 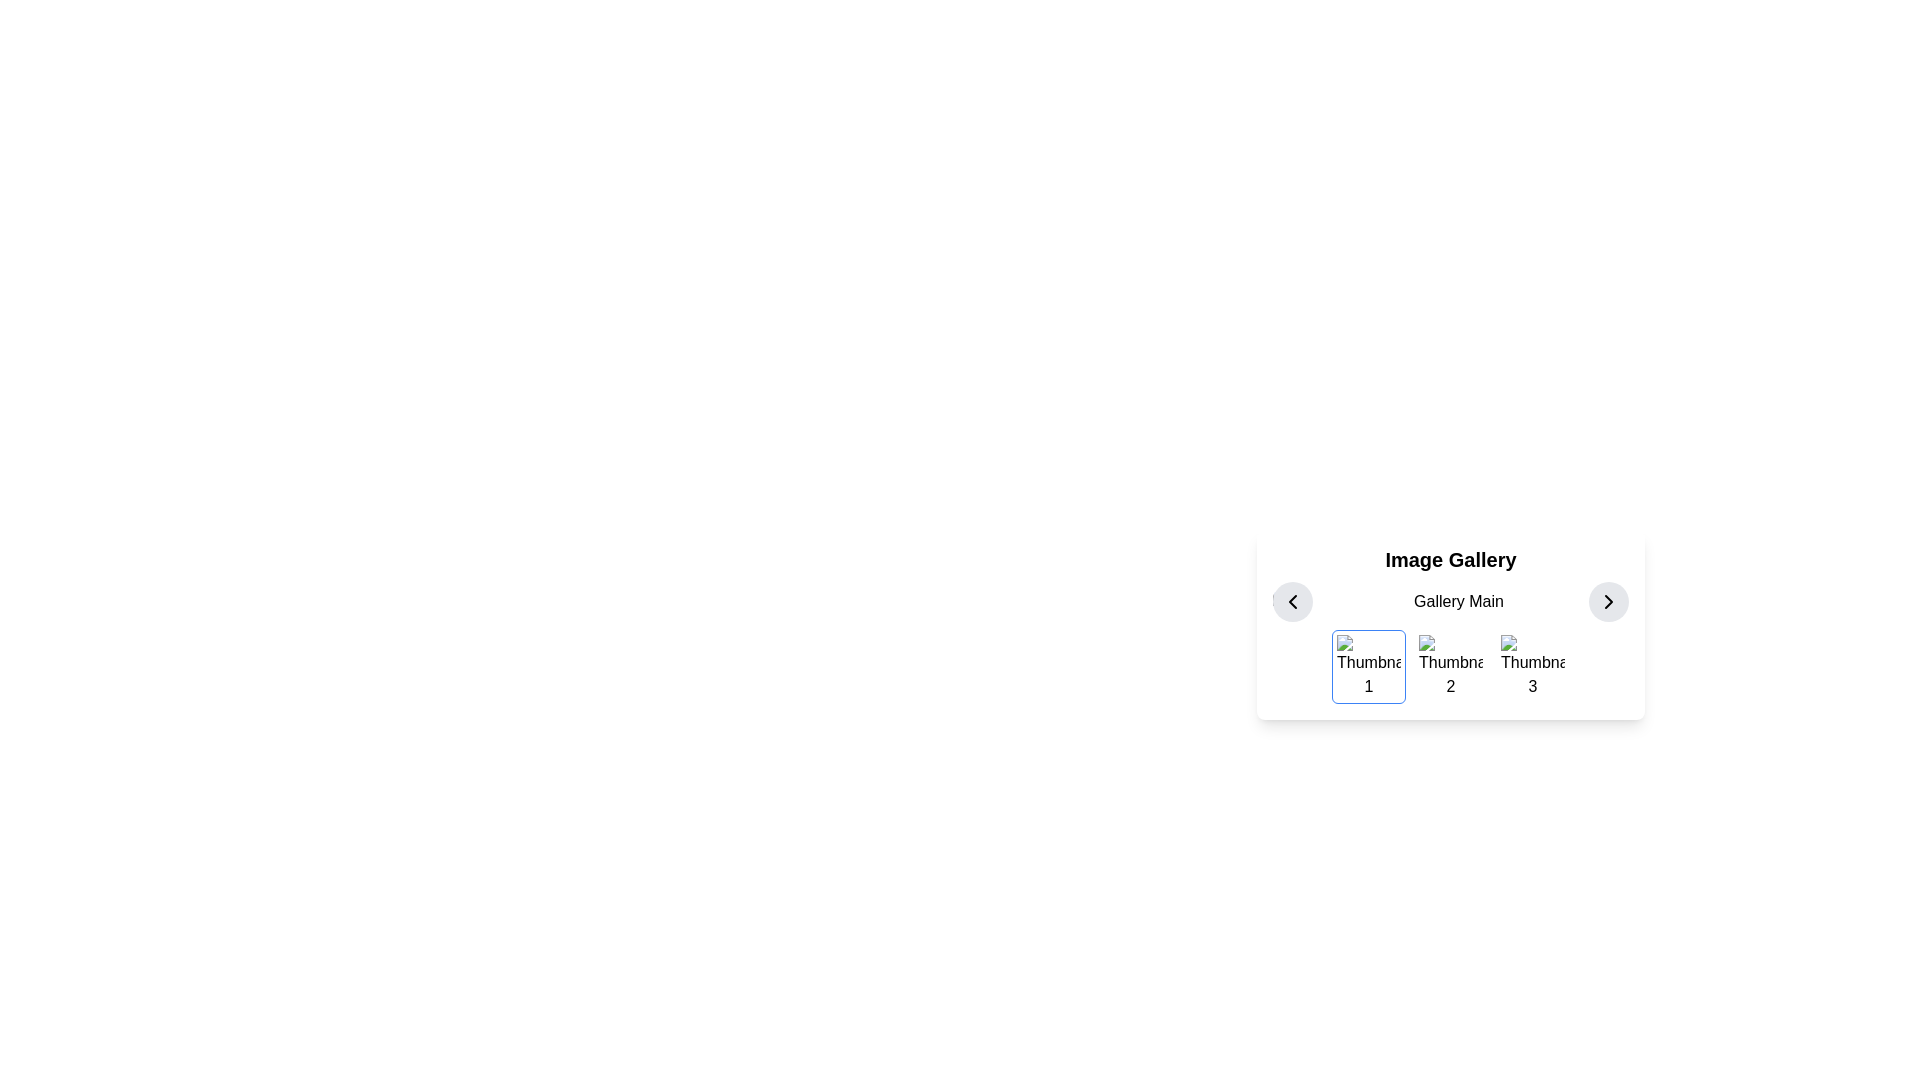 What do you see at coordinates (1608, 600) in the screenshot?
I see `the rightward-pointing chevron icon button located at the right end of the image gallery section` at bounding box center [1608, 600].